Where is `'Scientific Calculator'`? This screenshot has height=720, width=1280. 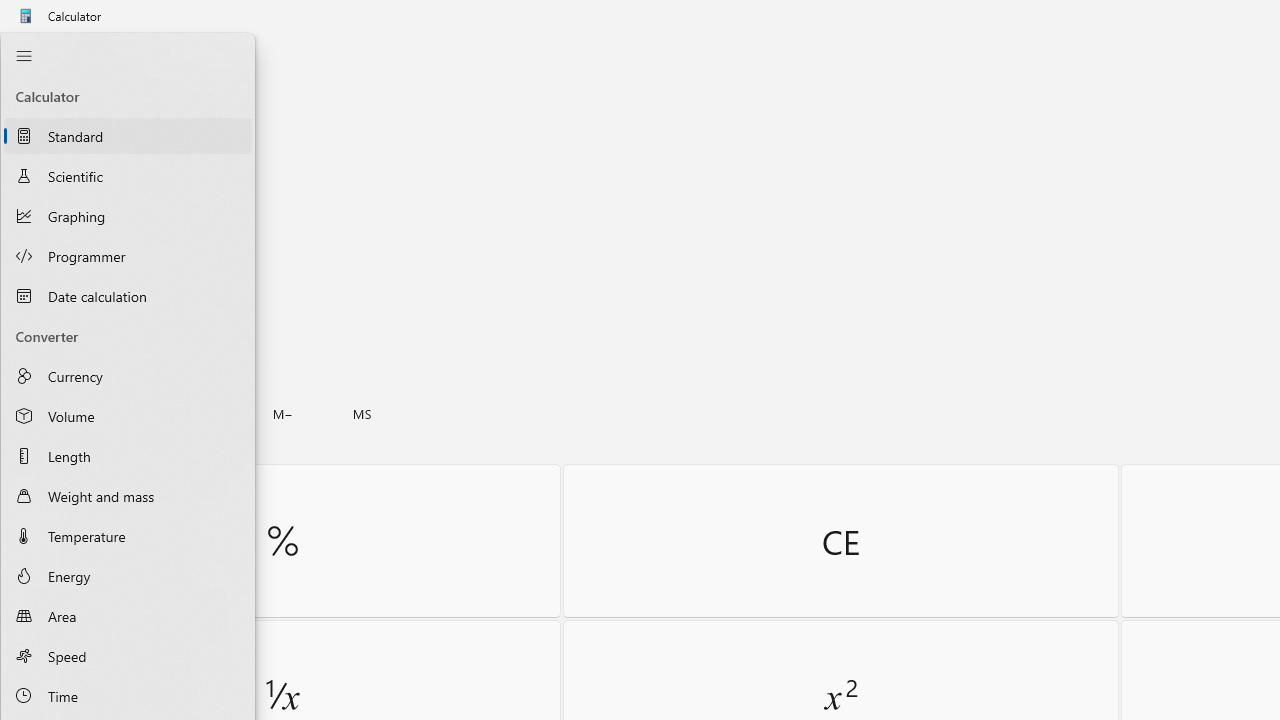 'Scientific Calculator' is located at coordinates (127, 174).